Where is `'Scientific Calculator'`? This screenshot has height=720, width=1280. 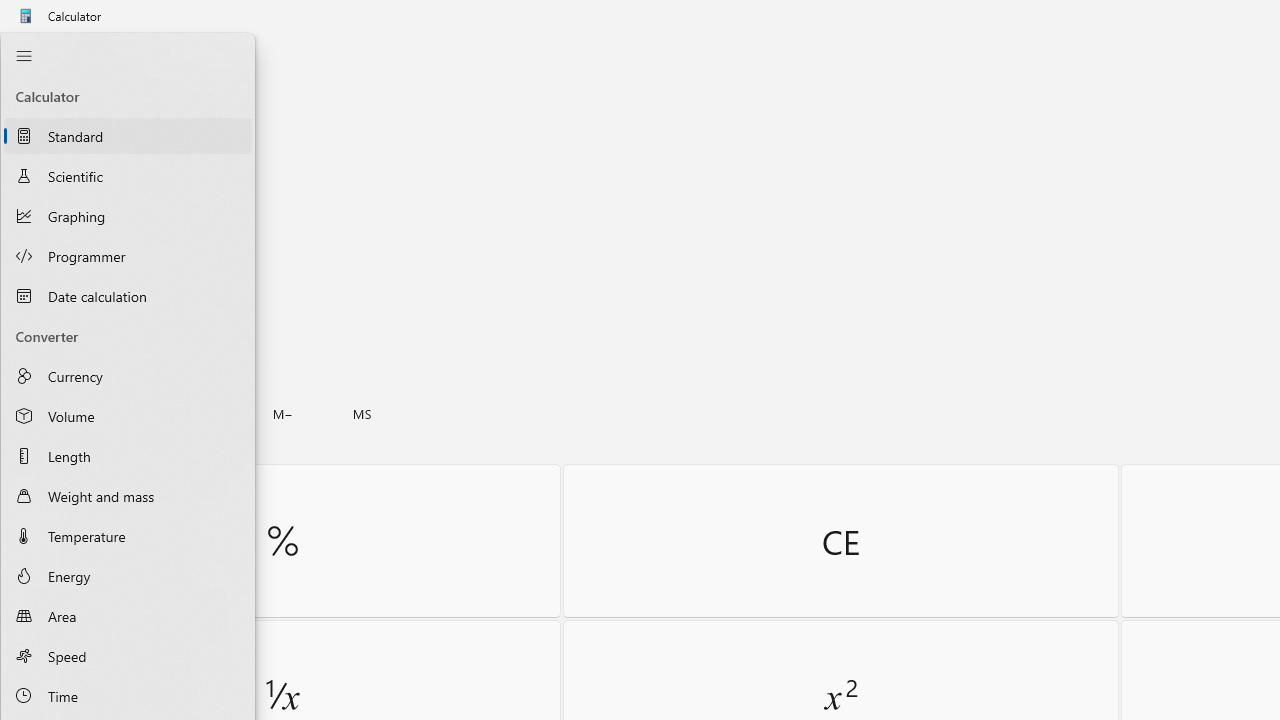 'Scientific Calculator' is located at coordinates (127, 174).